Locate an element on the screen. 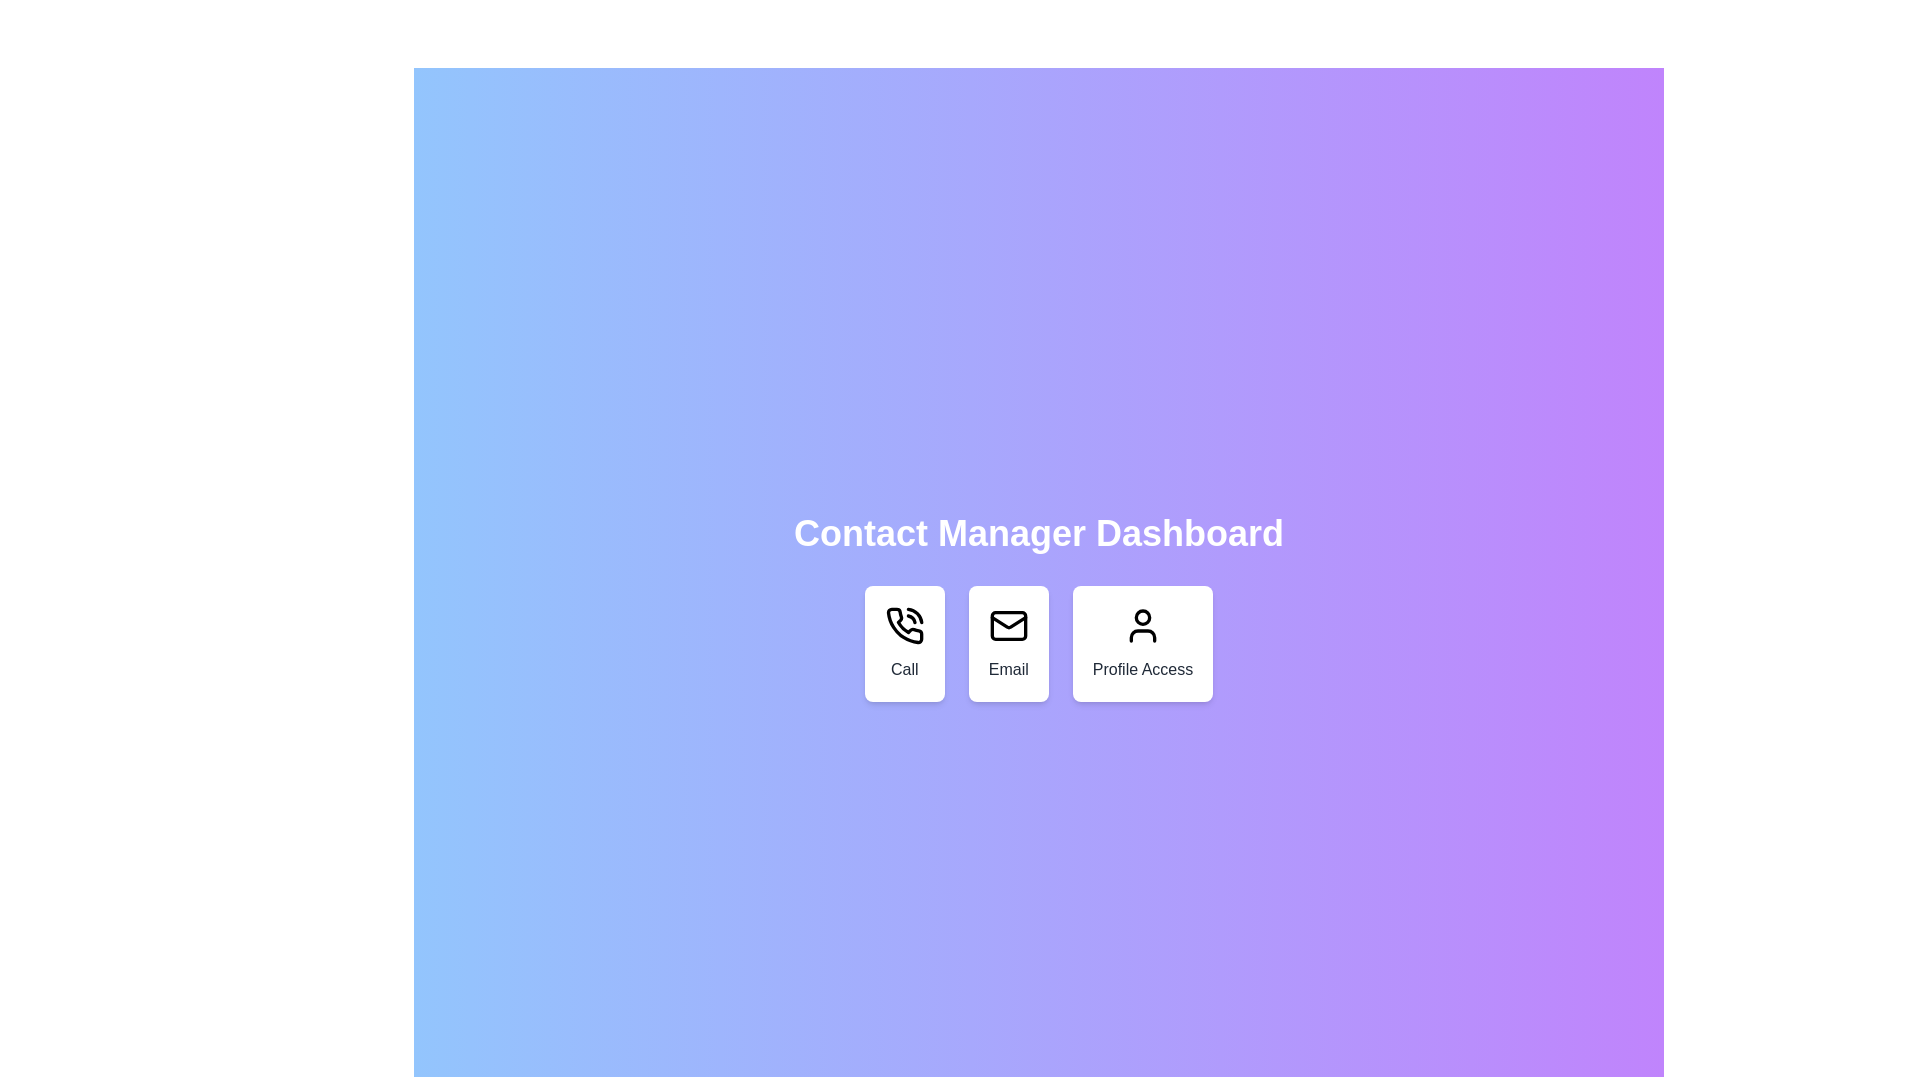  the interactive button located beneath the 'Contact Manager Dashboard' heading, to the left of the 'Email' button, to observe the hover effect is located at coordinates (903, 644).